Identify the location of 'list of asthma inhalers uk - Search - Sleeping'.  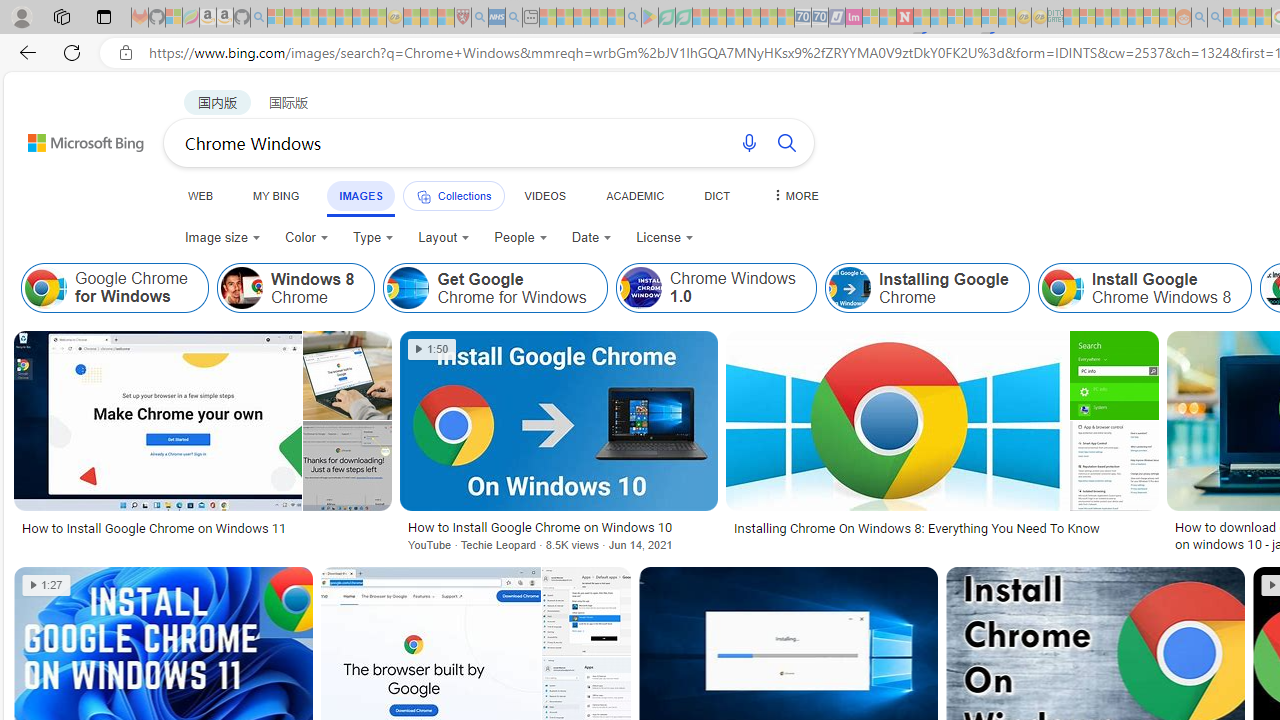
(480, 17).